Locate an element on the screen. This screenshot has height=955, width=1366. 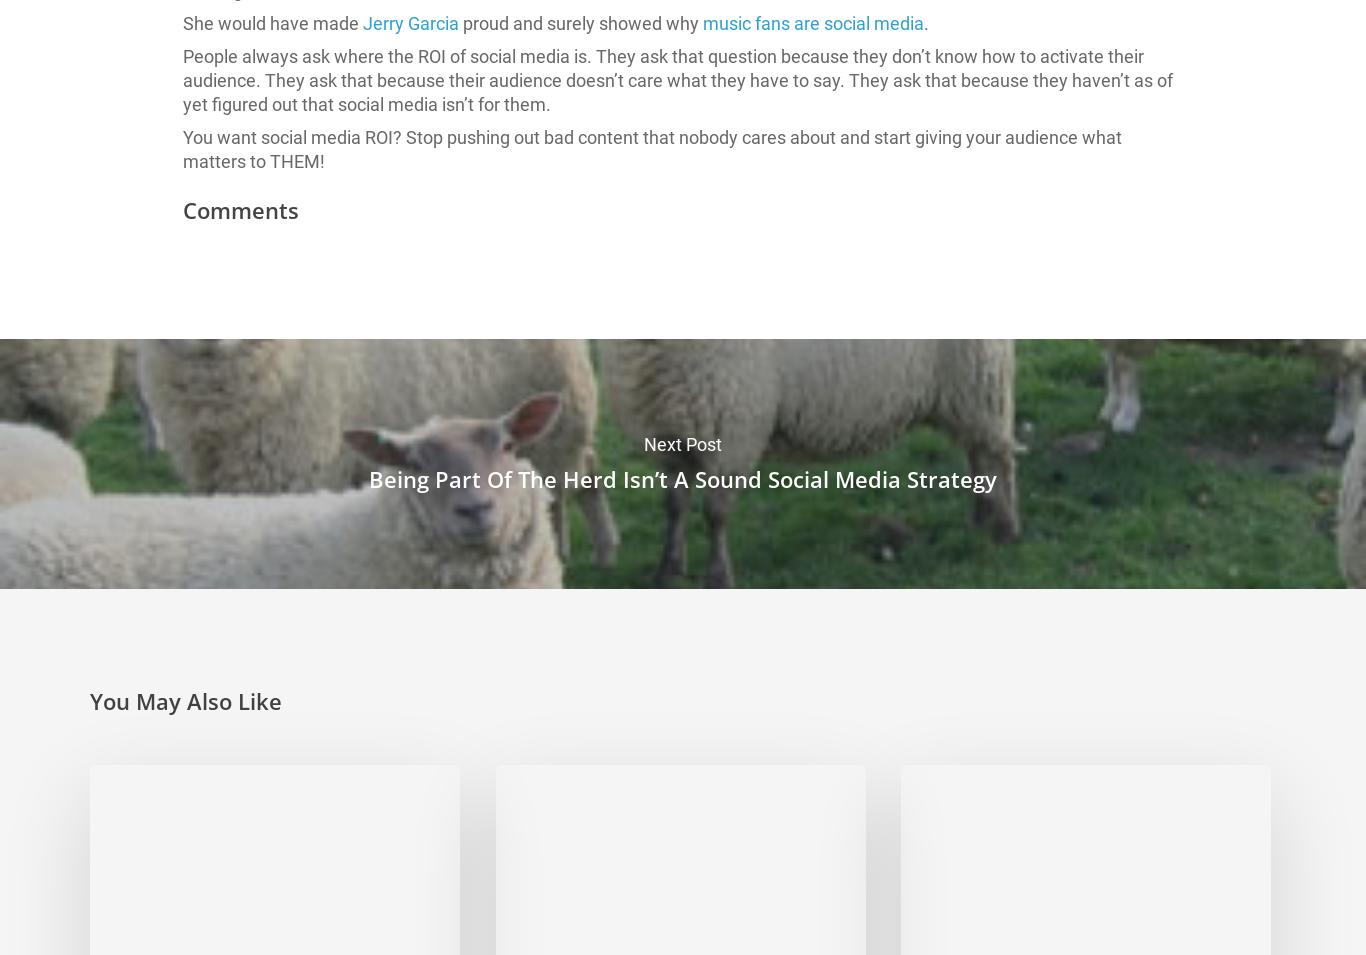
'music fans are social media' is located at coordinates (812, 22).